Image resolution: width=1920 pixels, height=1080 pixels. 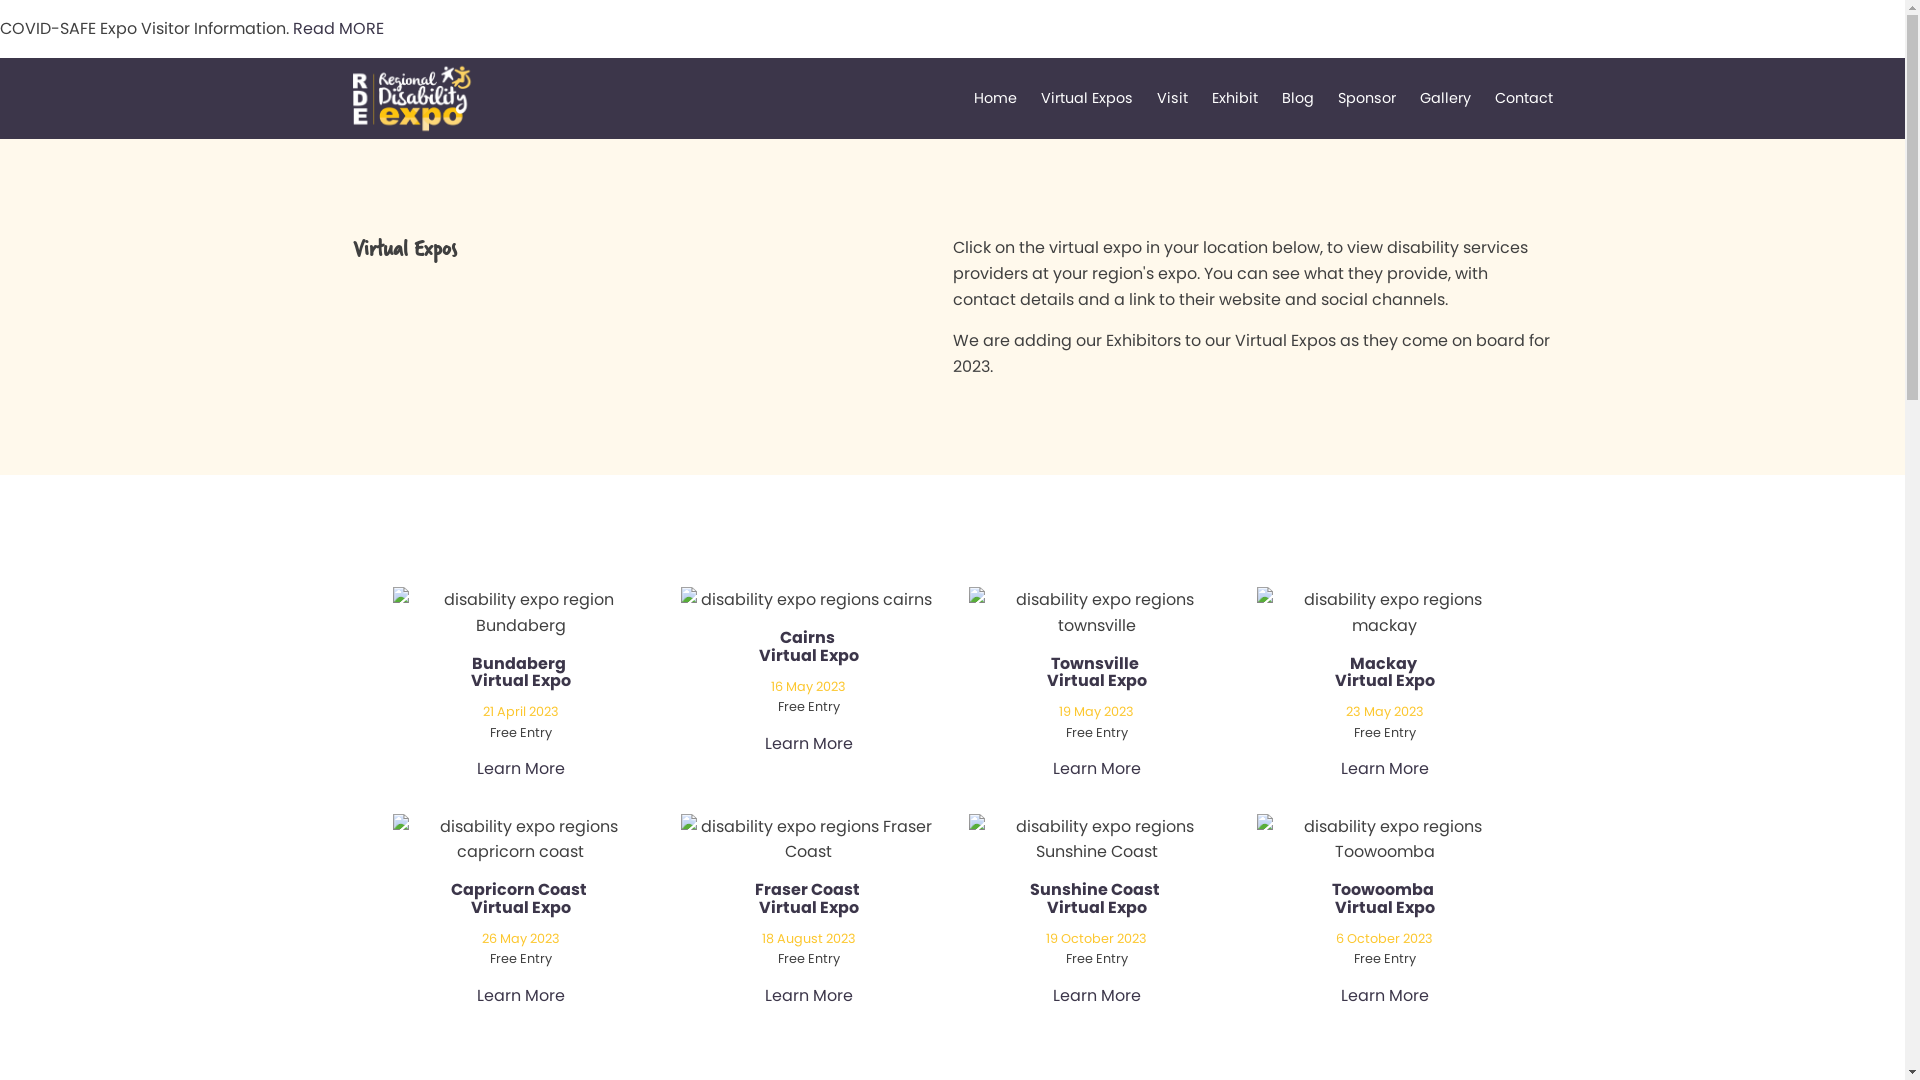 What do you see at coordinates (1521, 98) in the screenshot?
I see `'Contact'` at bounding box center [1521, 98].